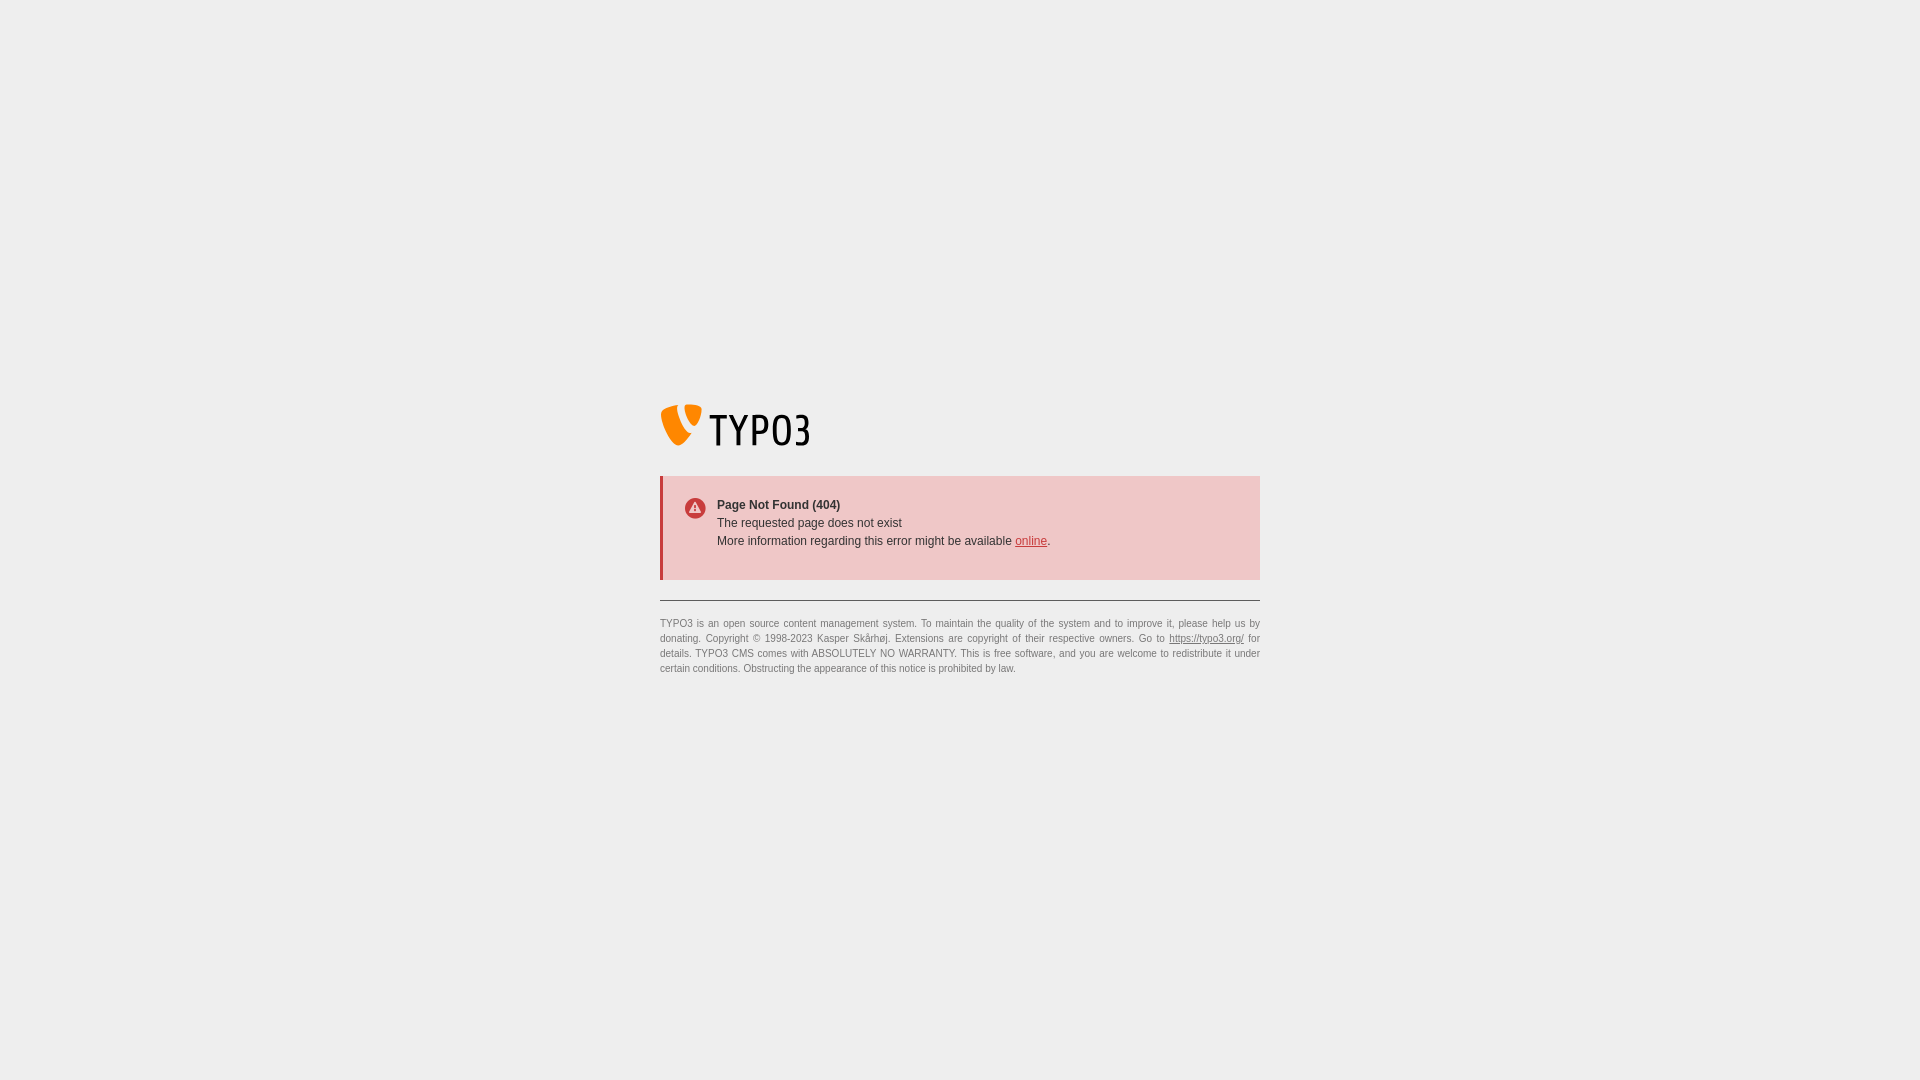  What do you see at coordinates (1169, 638) in the screenshot?
I see `'https://typo3.org/'` at bounding box center [1169, 638].